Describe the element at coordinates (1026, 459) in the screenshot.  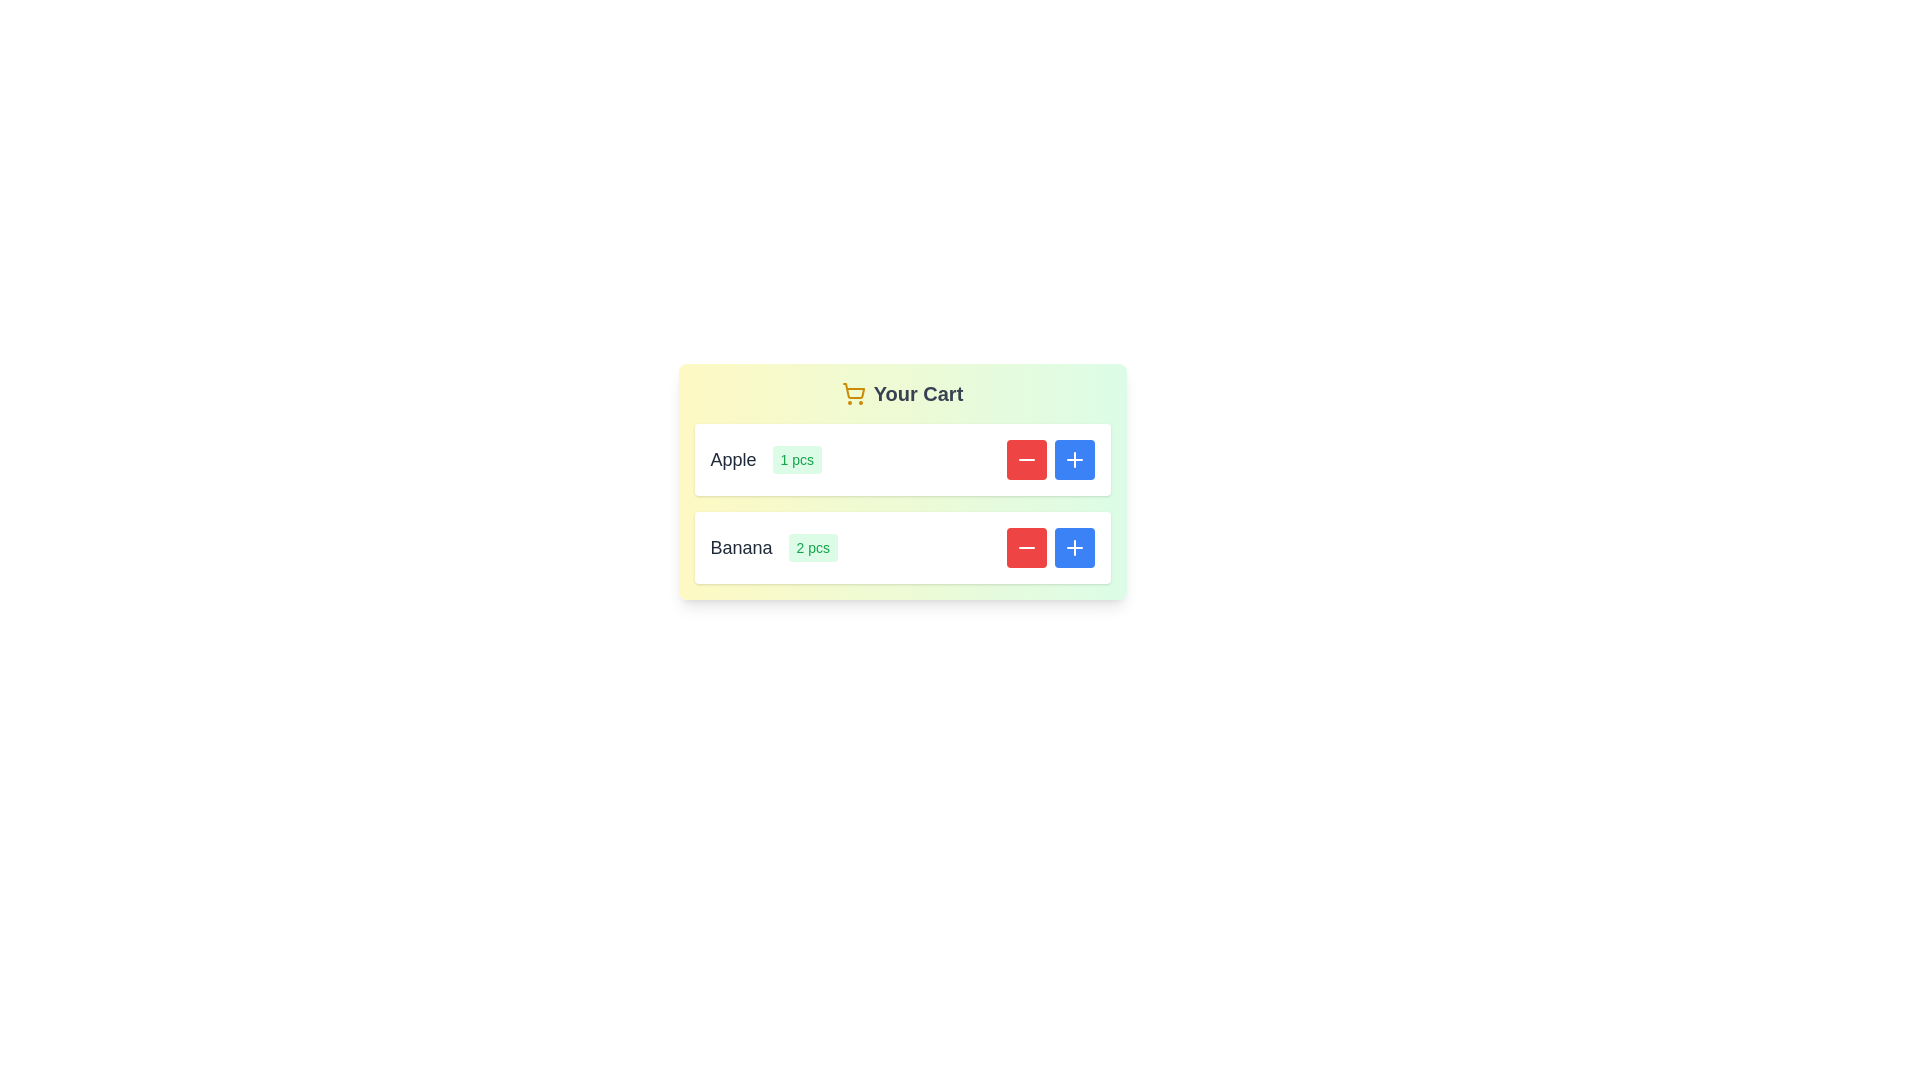
I see `the quantity adjustment button for Apple to decrease` at that location.